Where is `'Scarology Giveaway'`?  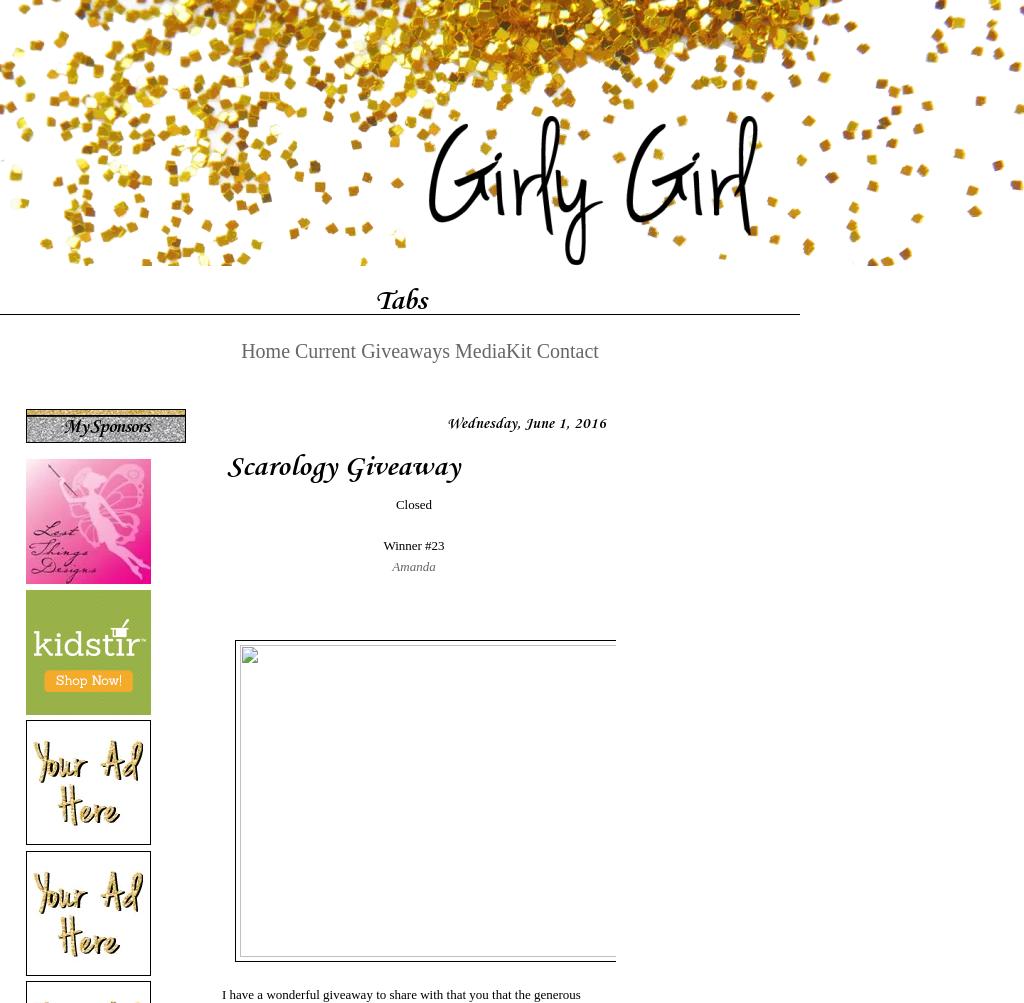 'Scarology Giveaway' is located at coordinates (343, 464).